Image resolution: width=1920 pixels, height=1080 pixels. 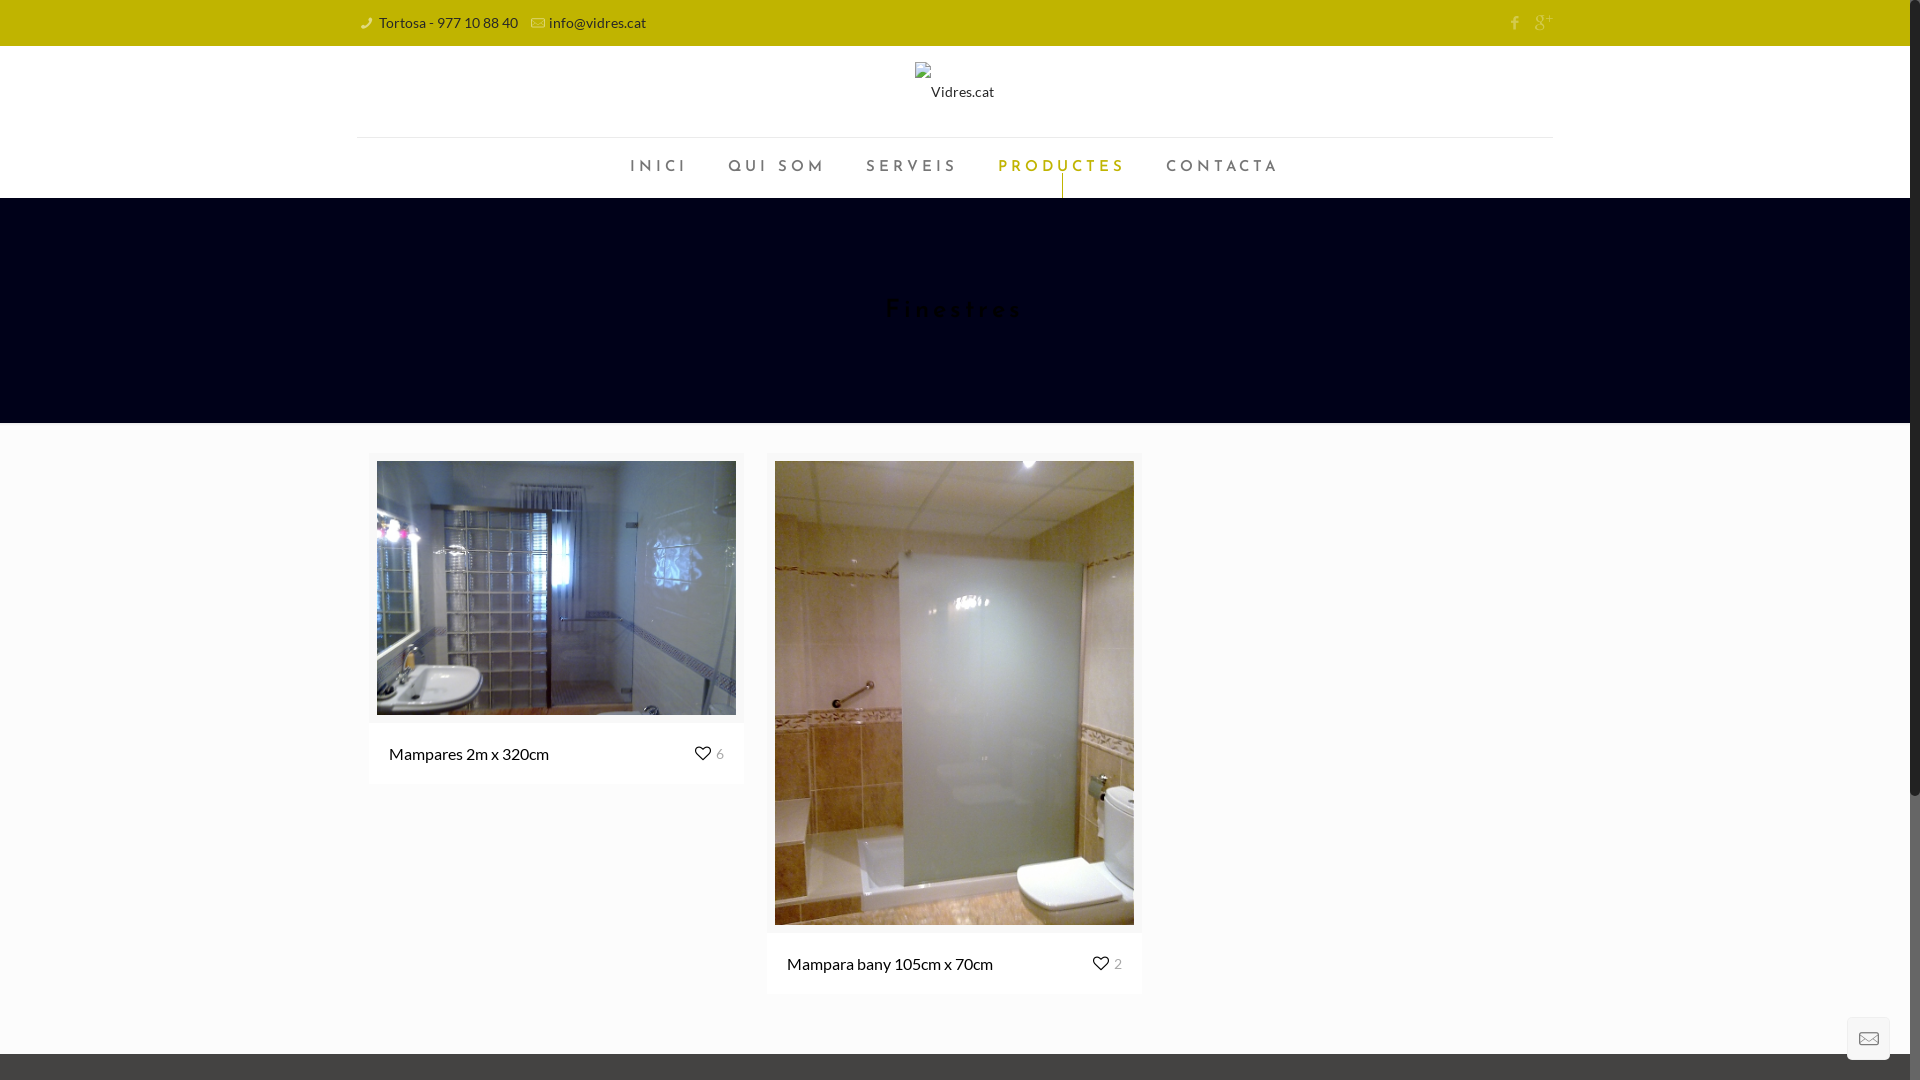 I want to click on 'PRODUCTES', so click(x=1060, y=167).